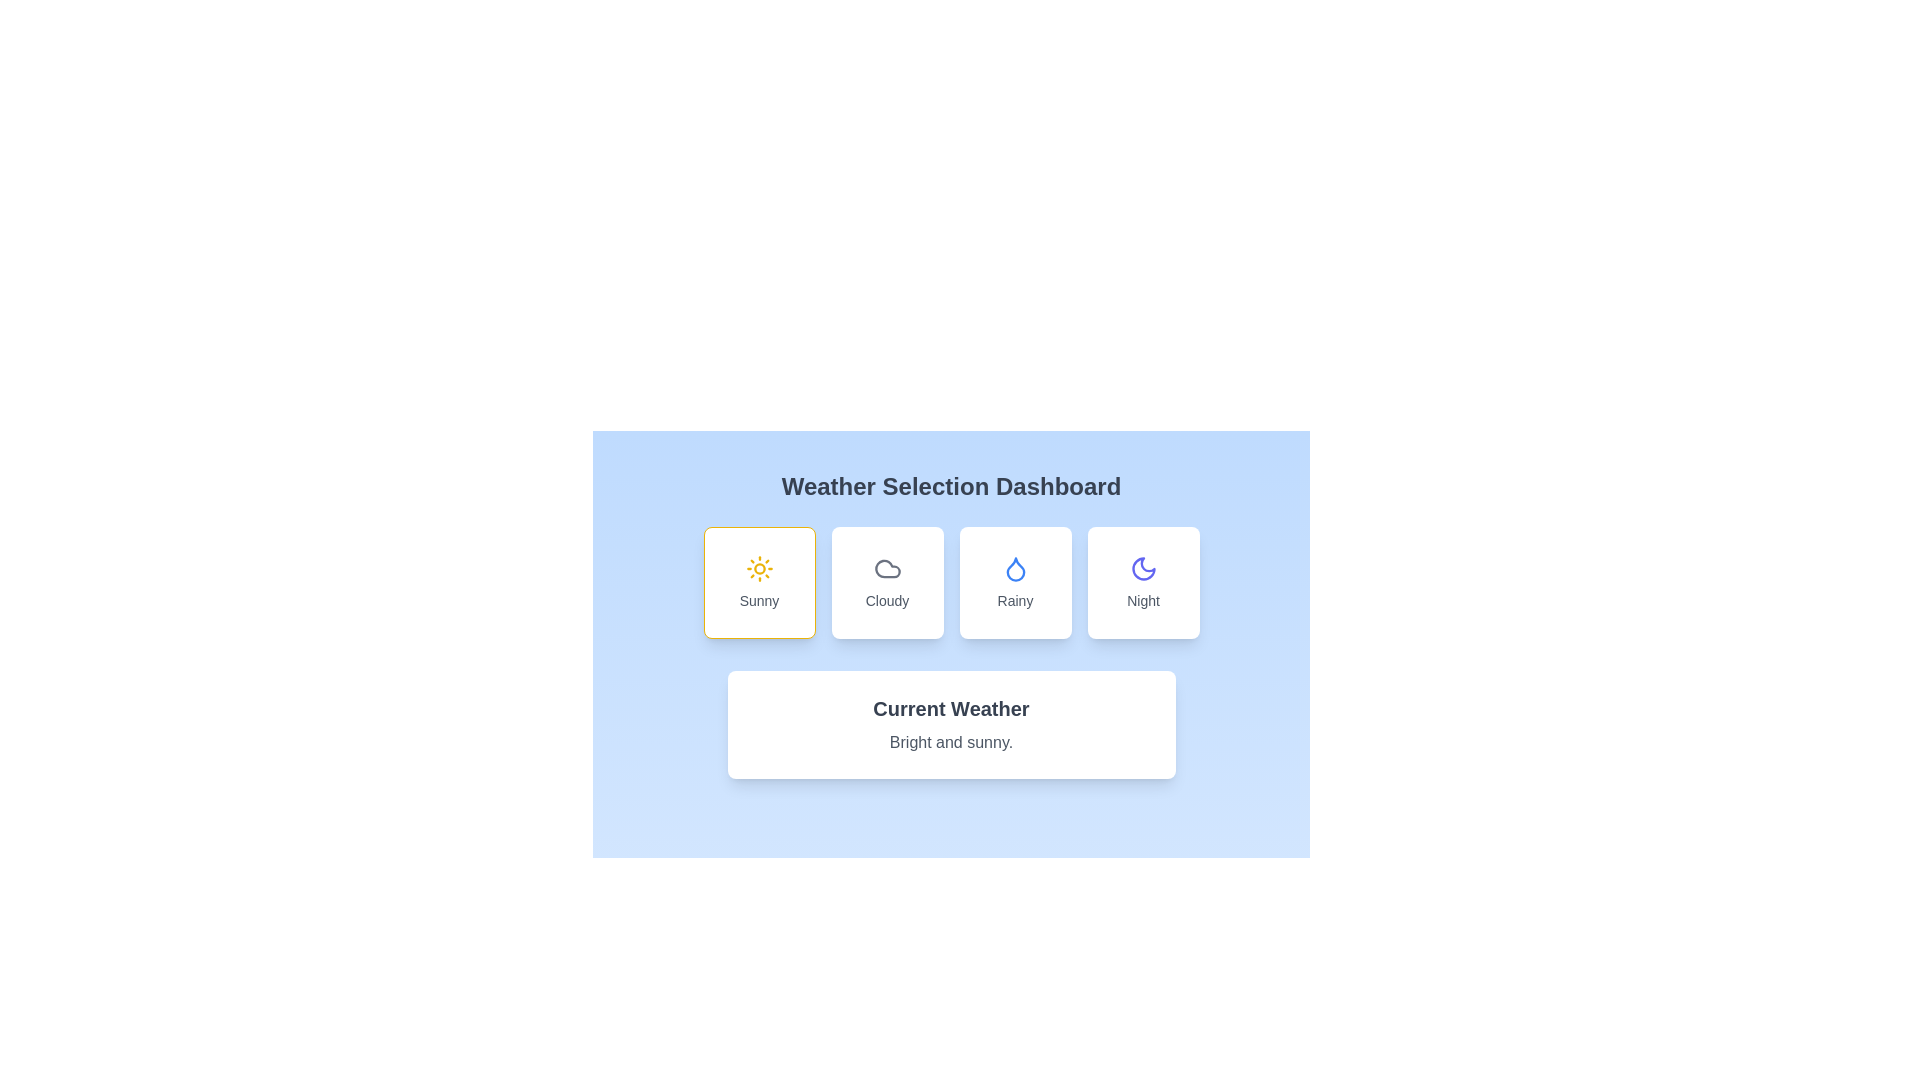 The image size is (1920, 1080). Describe the element at coordinates (950, 743) in the screenshot. I see `the static text label that displays additional descriptive information about the current weather, located below the 'Current Weather' text in the dashboard card` at that location.